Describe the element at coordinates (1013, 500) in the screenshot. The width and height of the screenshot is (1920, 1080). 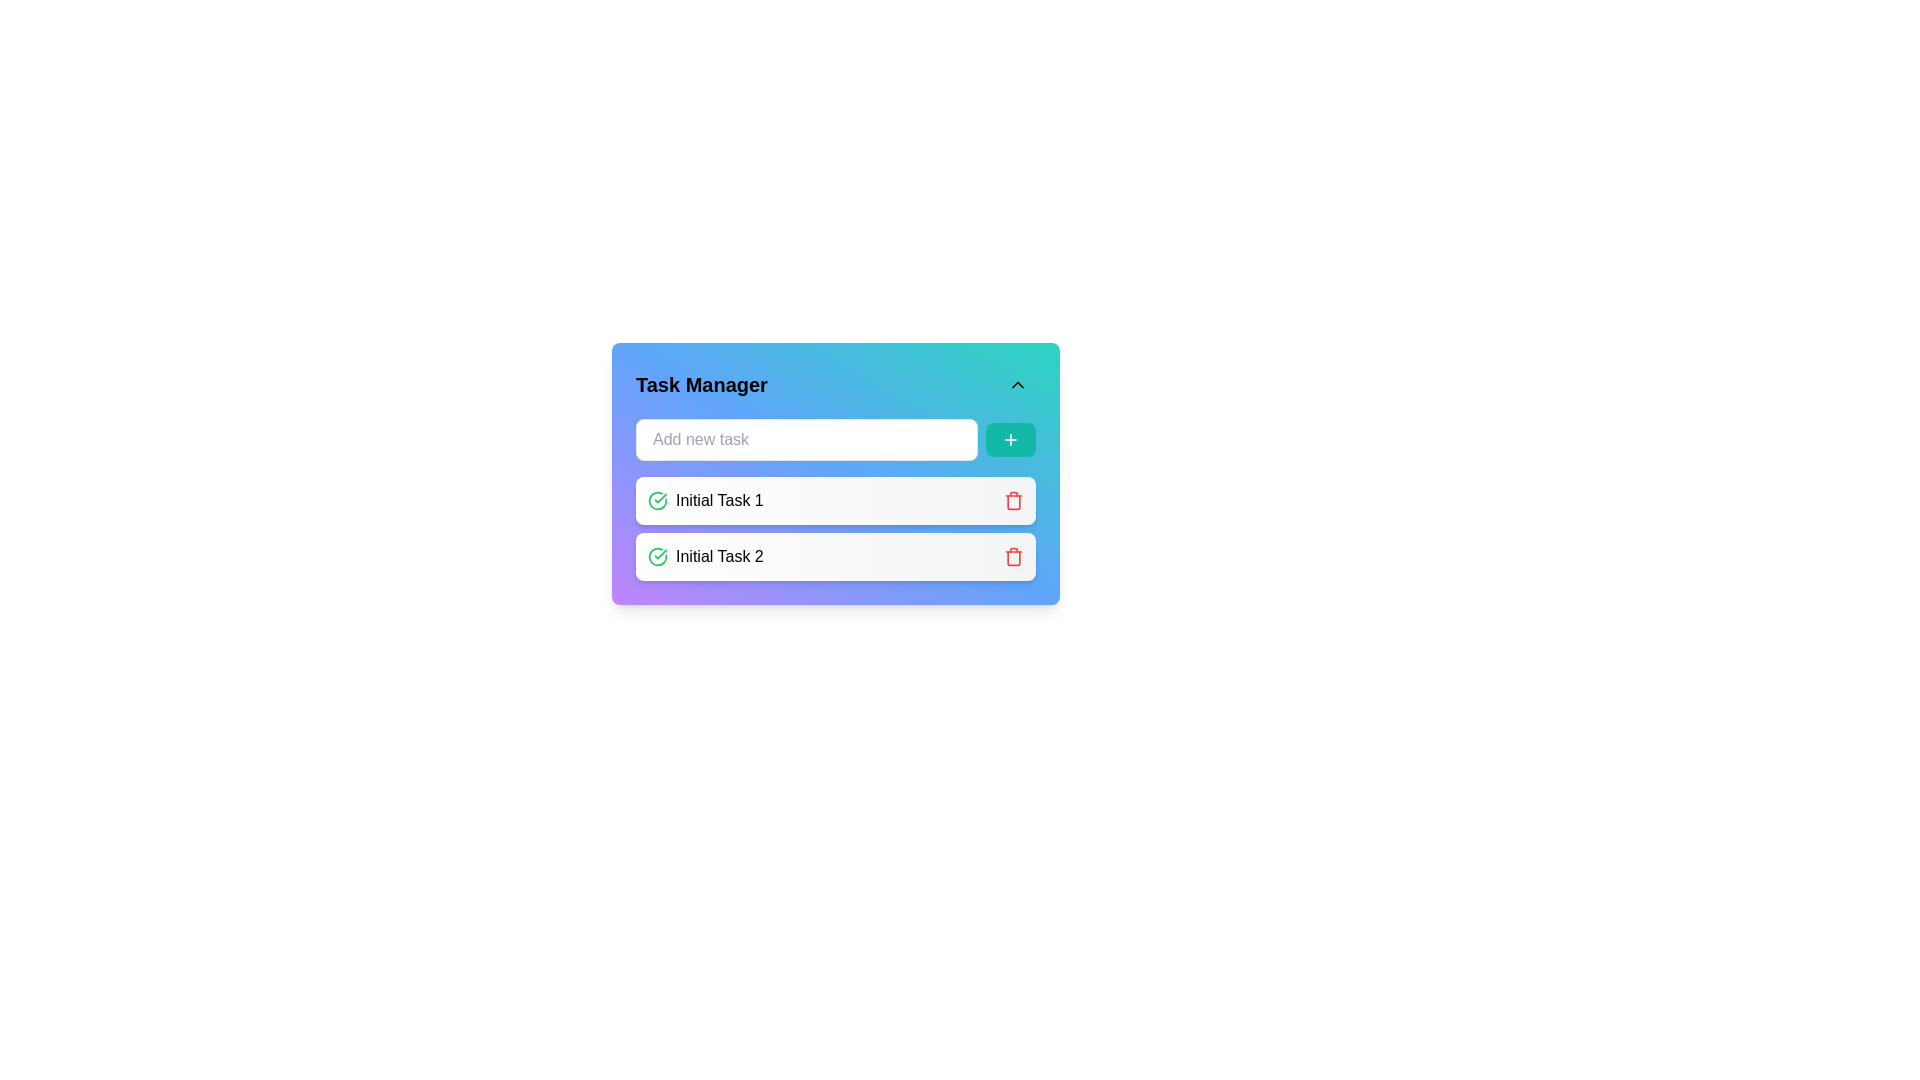
I see `the delete button for the task labeled 'Initial Task 1'` at that location.